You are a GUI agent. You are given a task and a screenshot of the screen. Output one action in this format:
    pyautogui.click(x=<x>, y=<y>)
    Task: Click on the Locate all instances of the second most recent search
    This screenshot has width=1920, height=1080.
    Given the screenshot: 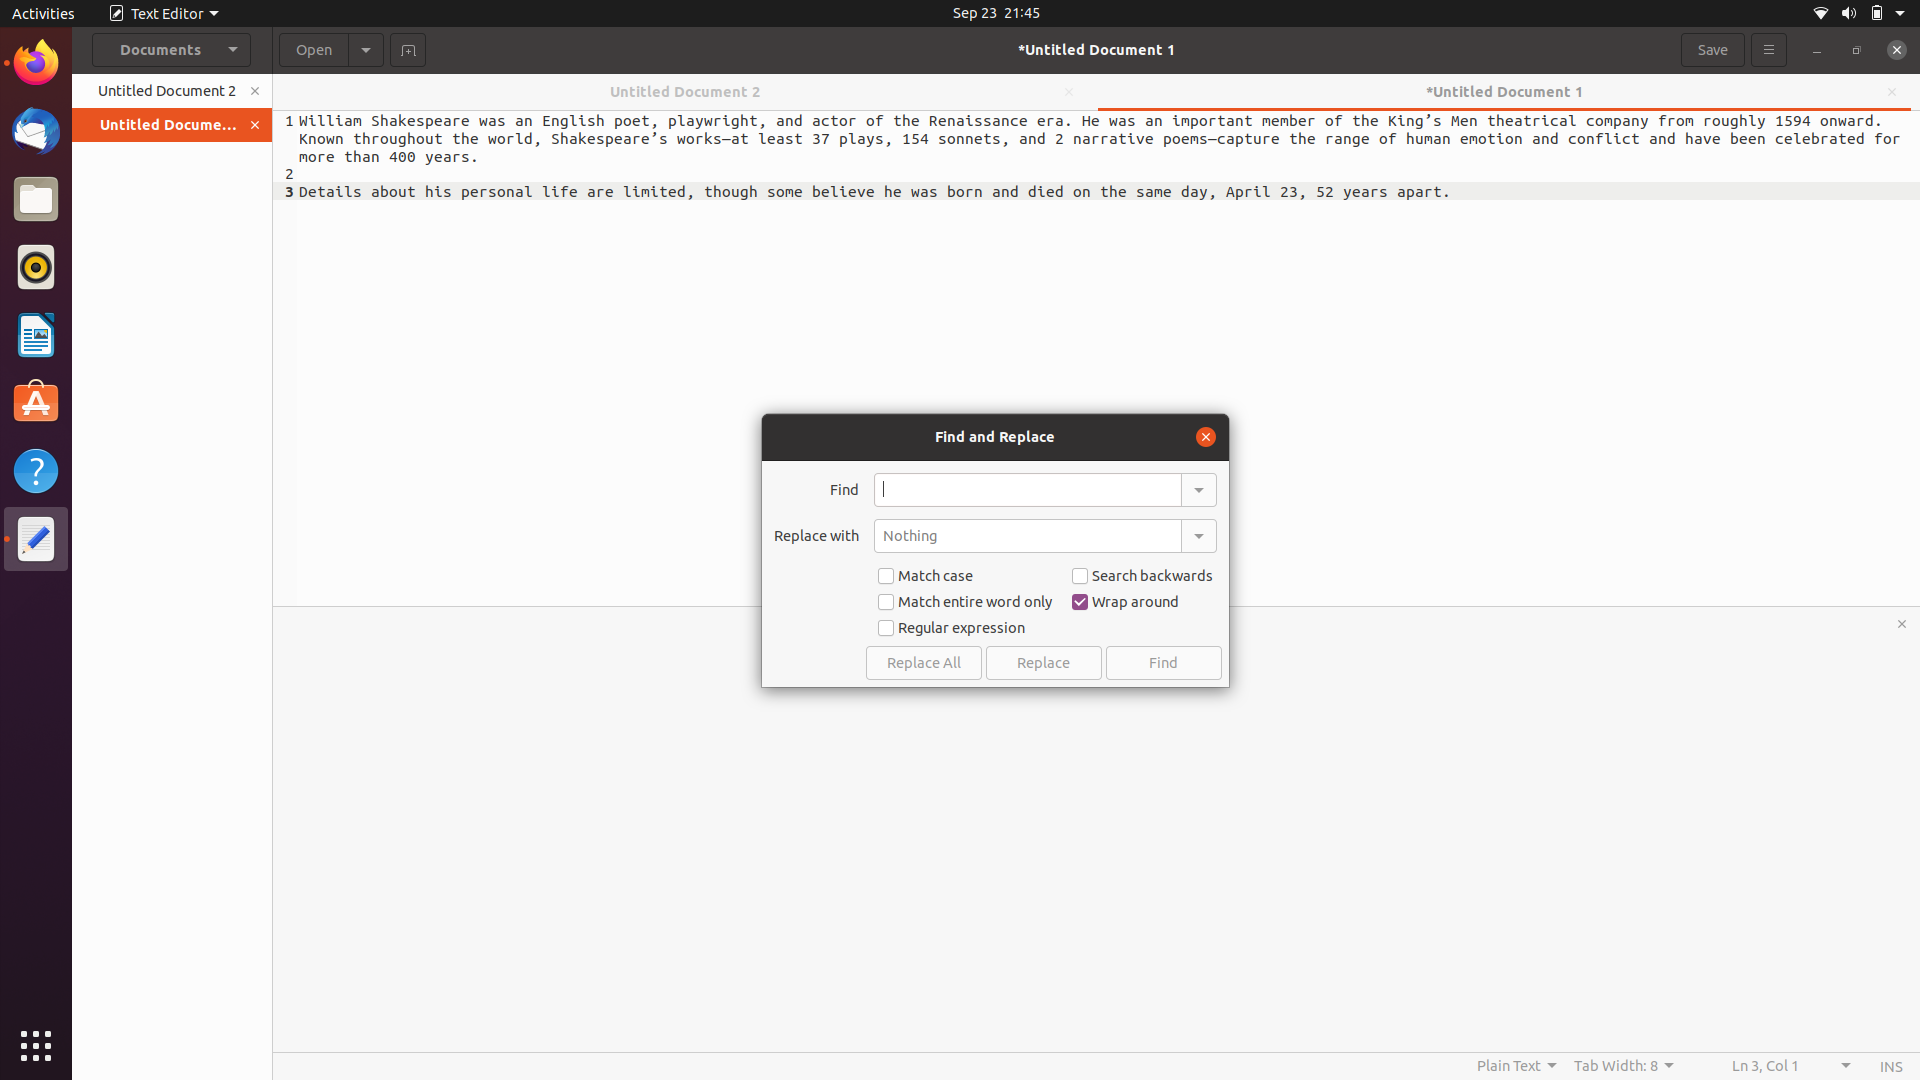 What is the action you would take?
    pyautogui.click(x=1197, y=488)
    